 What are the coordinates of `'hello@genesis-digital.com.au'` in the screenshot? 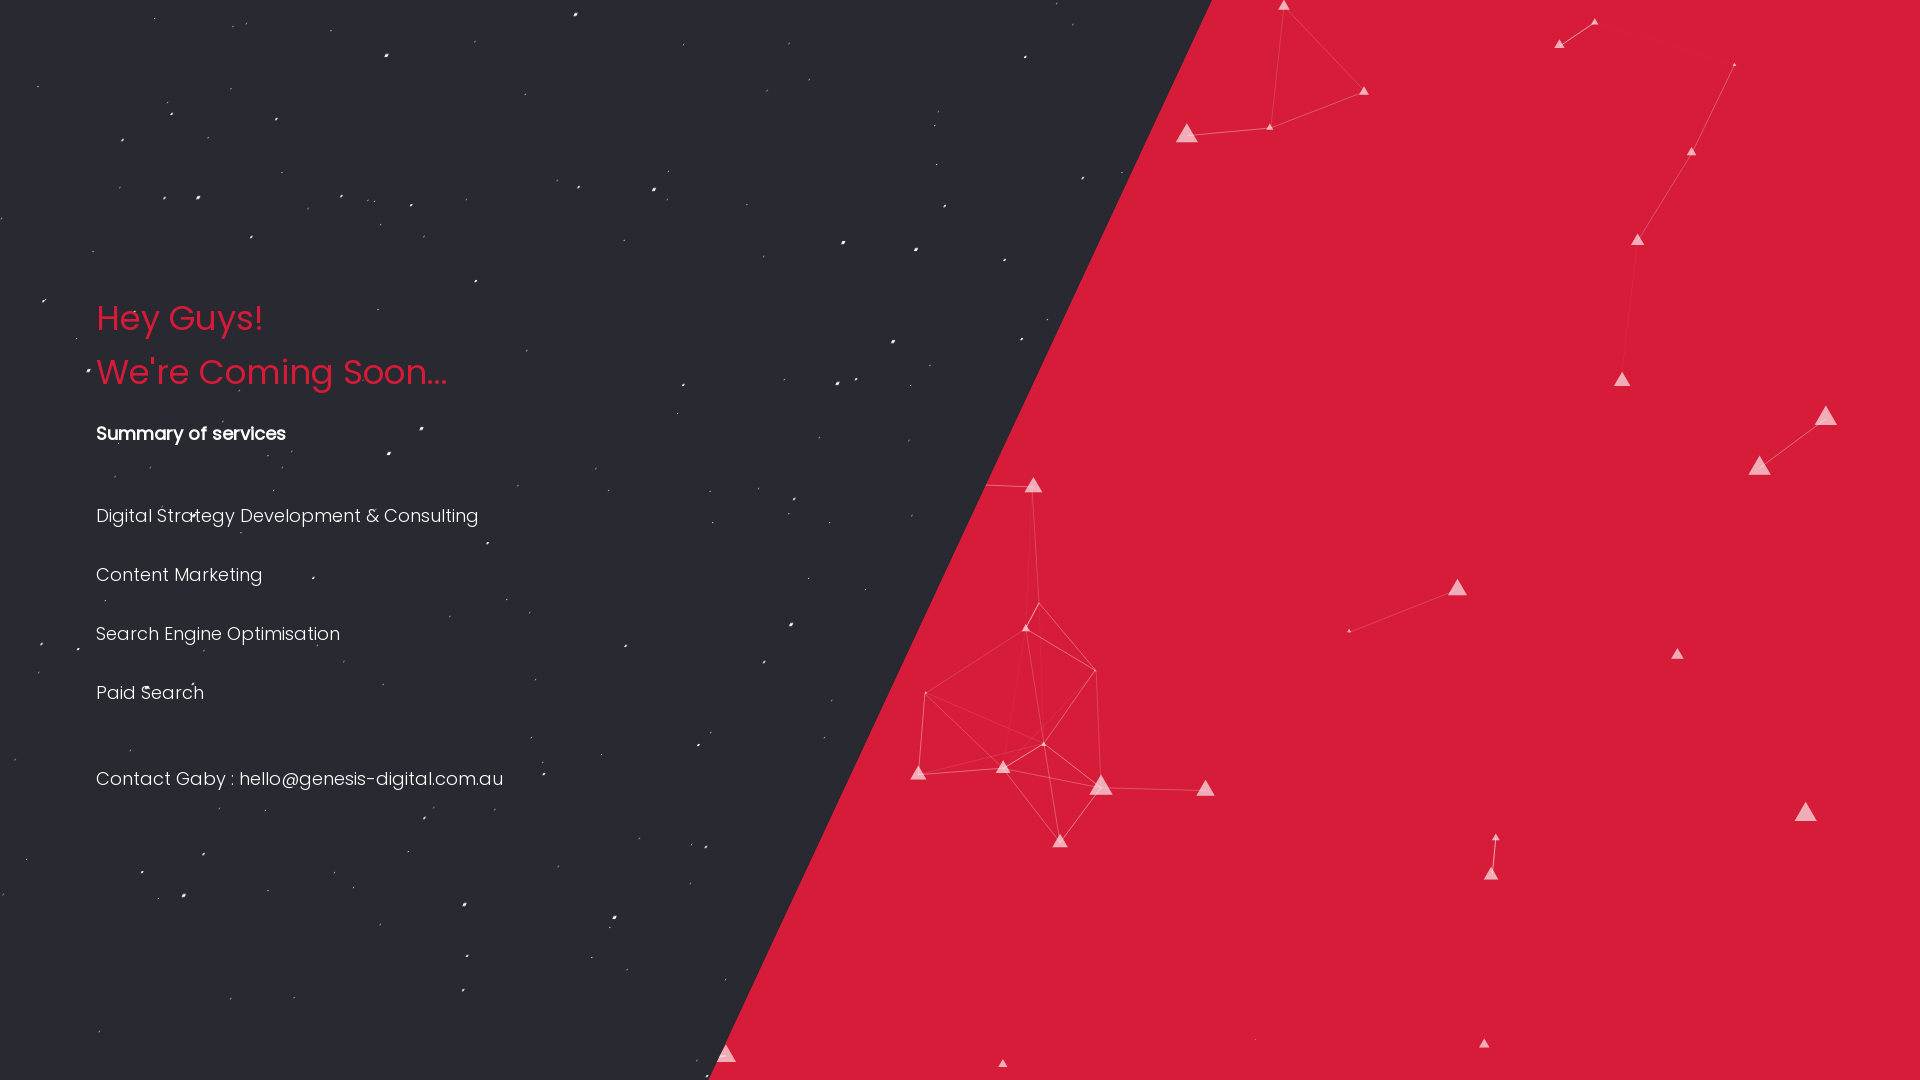 It's located at (370, 777).